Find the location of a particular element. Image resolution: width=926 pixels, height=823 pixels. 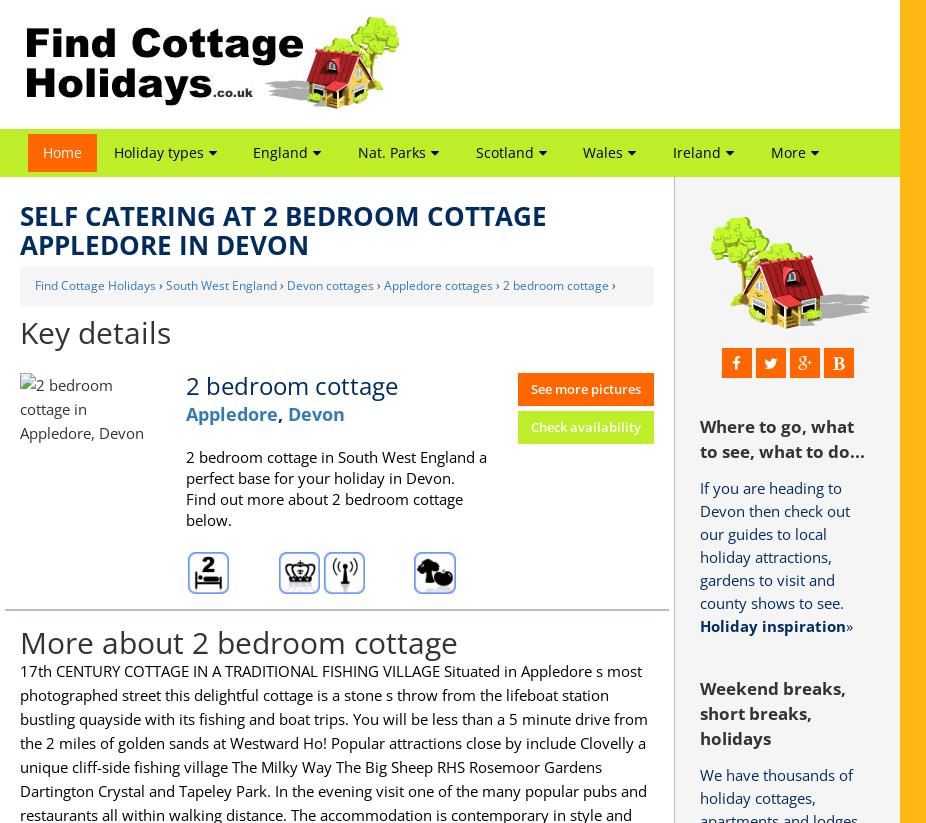

'Wales' is located at coordinates (602, 151).